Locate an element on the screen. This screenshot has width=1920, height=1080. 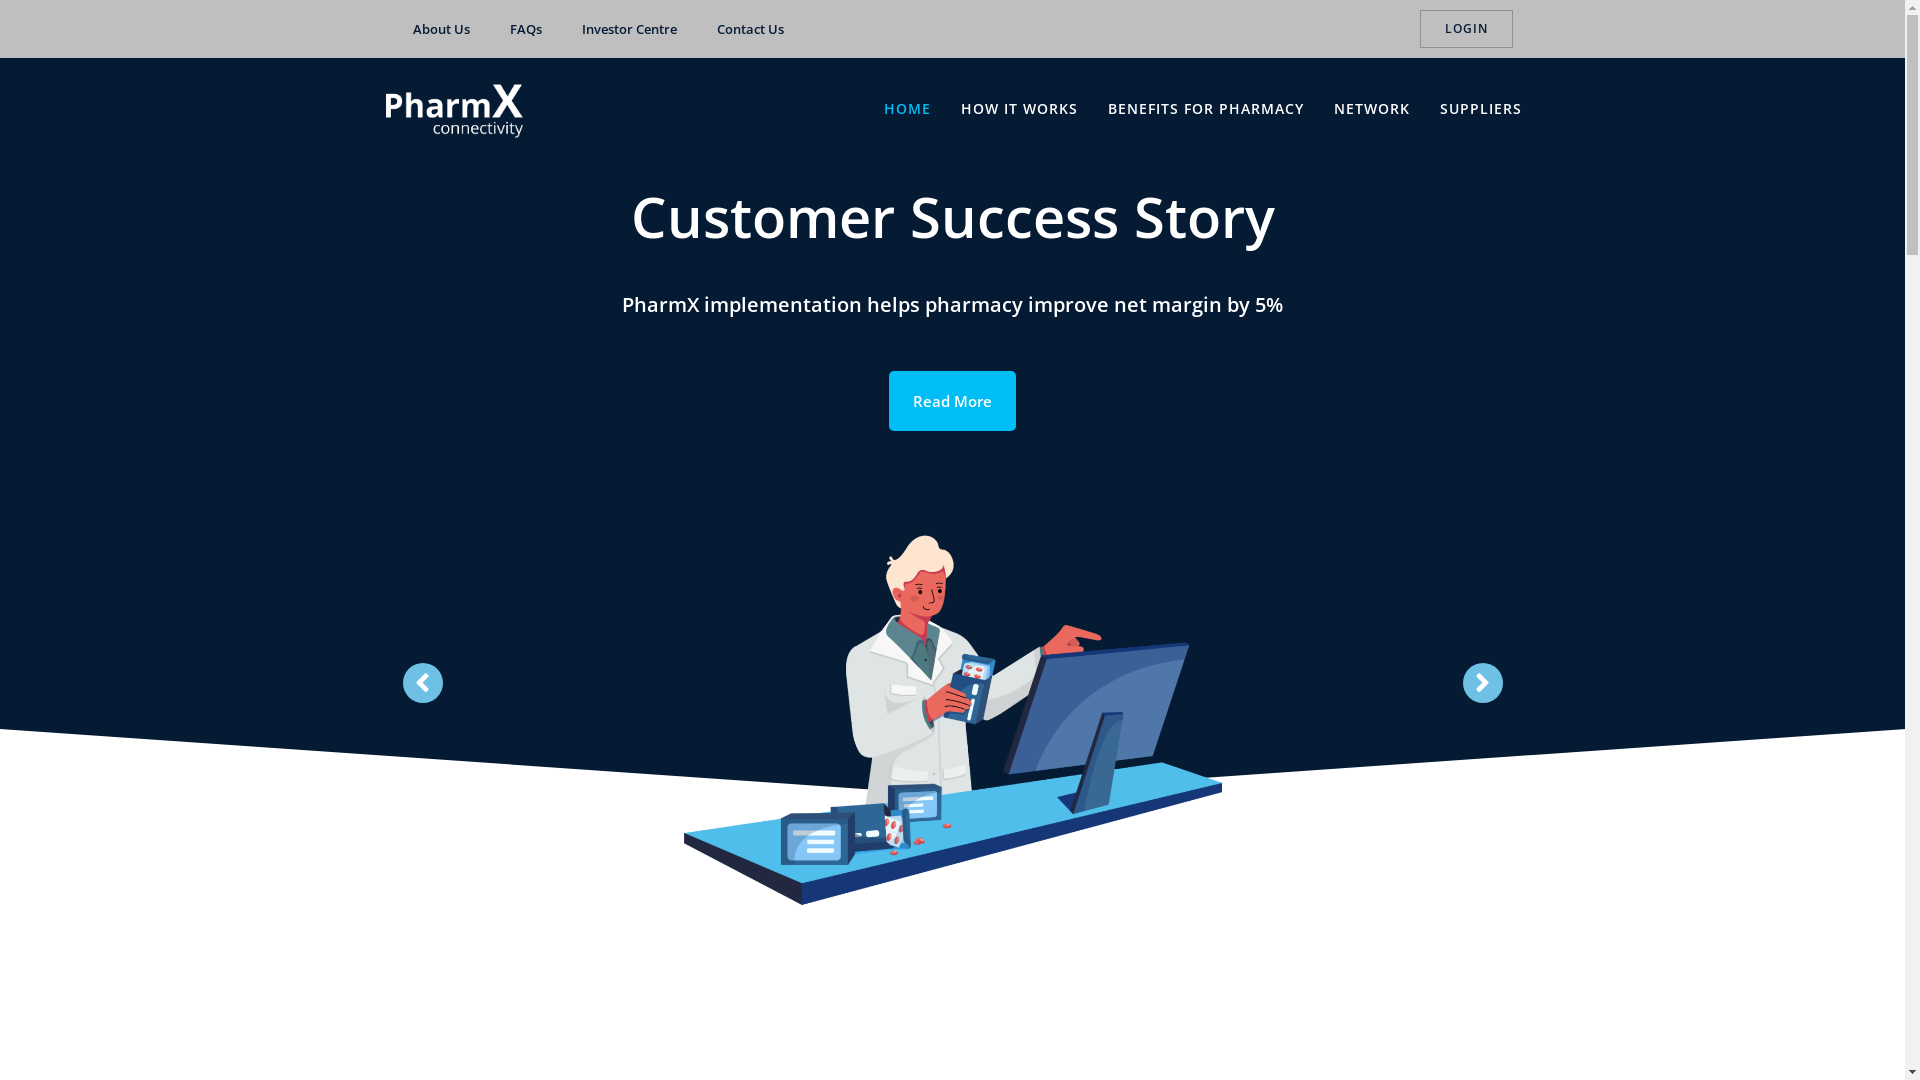
'BENEFITS FOR PHARMACY' is located at coordinates (1204, 107).